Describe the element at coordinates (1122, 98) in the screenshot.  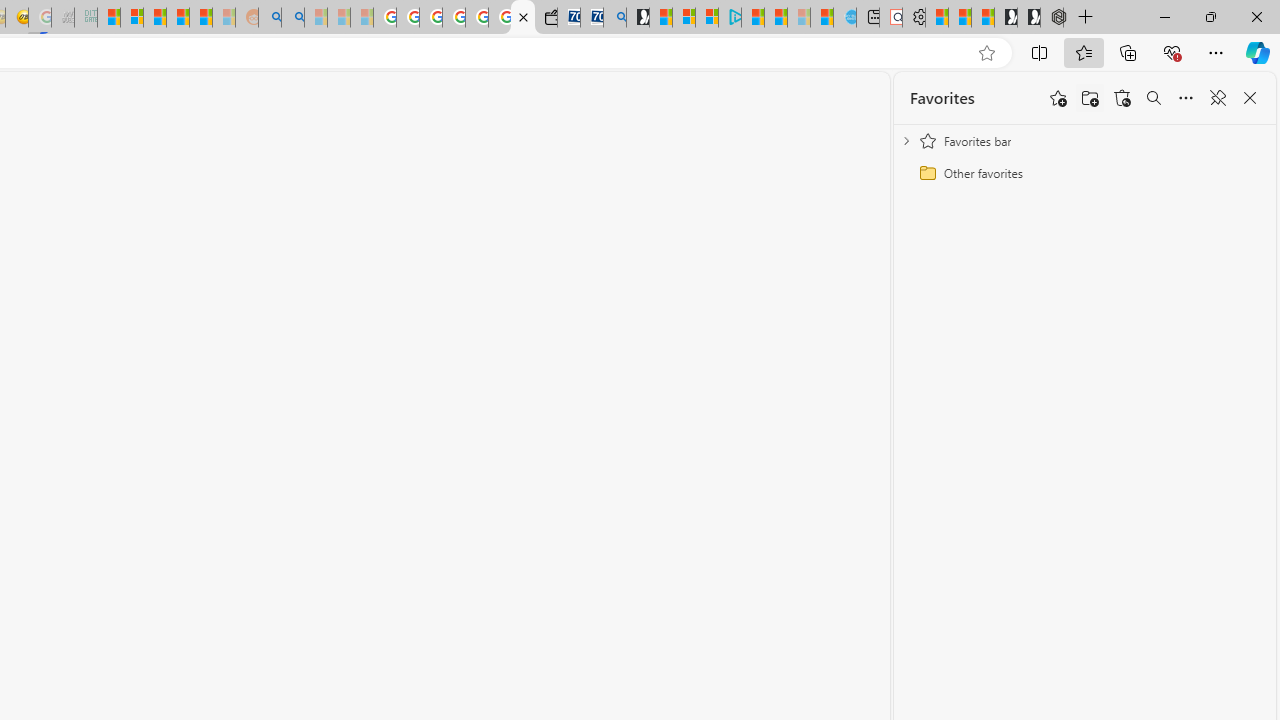
I see `'Restore deleted favorites'` at that location.